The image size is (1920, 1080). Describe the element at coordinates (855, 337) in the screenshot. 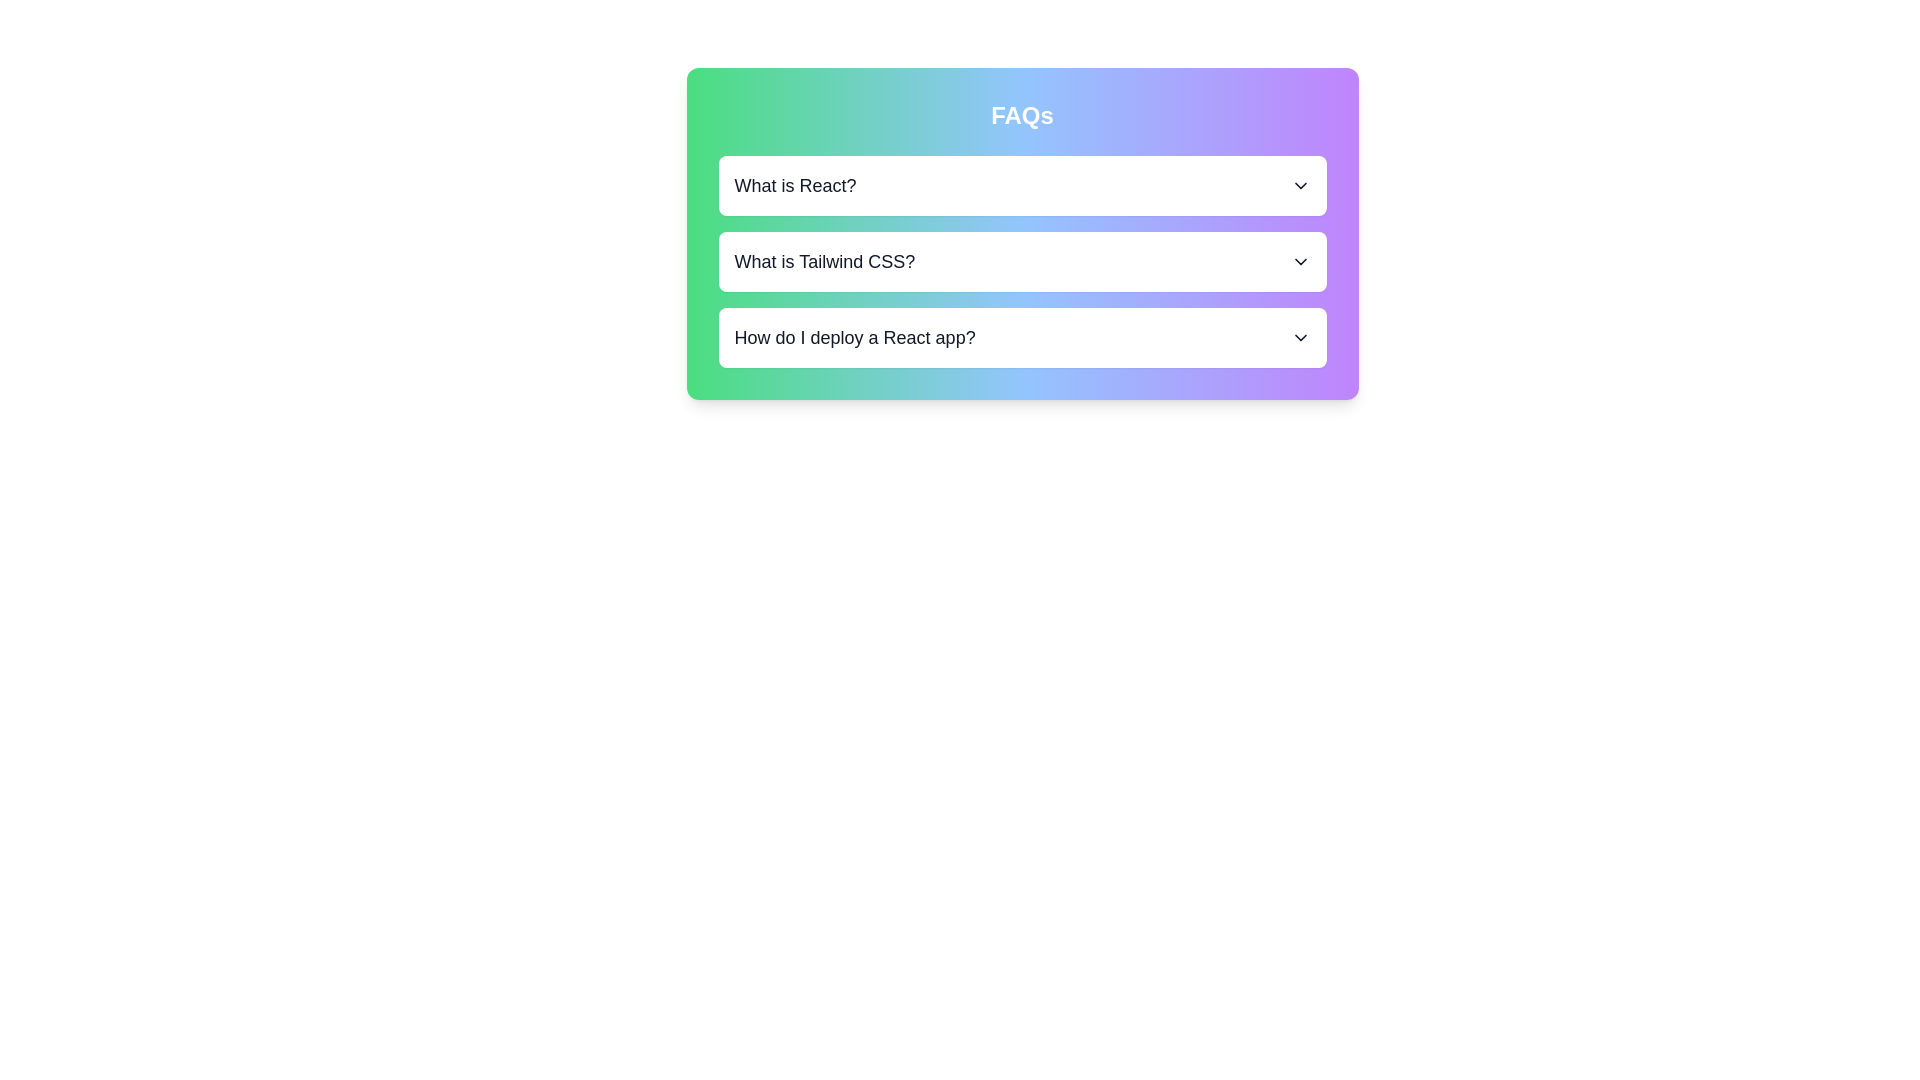

I see `the text element displaying the question 'How do I deploy a React app?', which is the third question in the FAQ section` at that location.